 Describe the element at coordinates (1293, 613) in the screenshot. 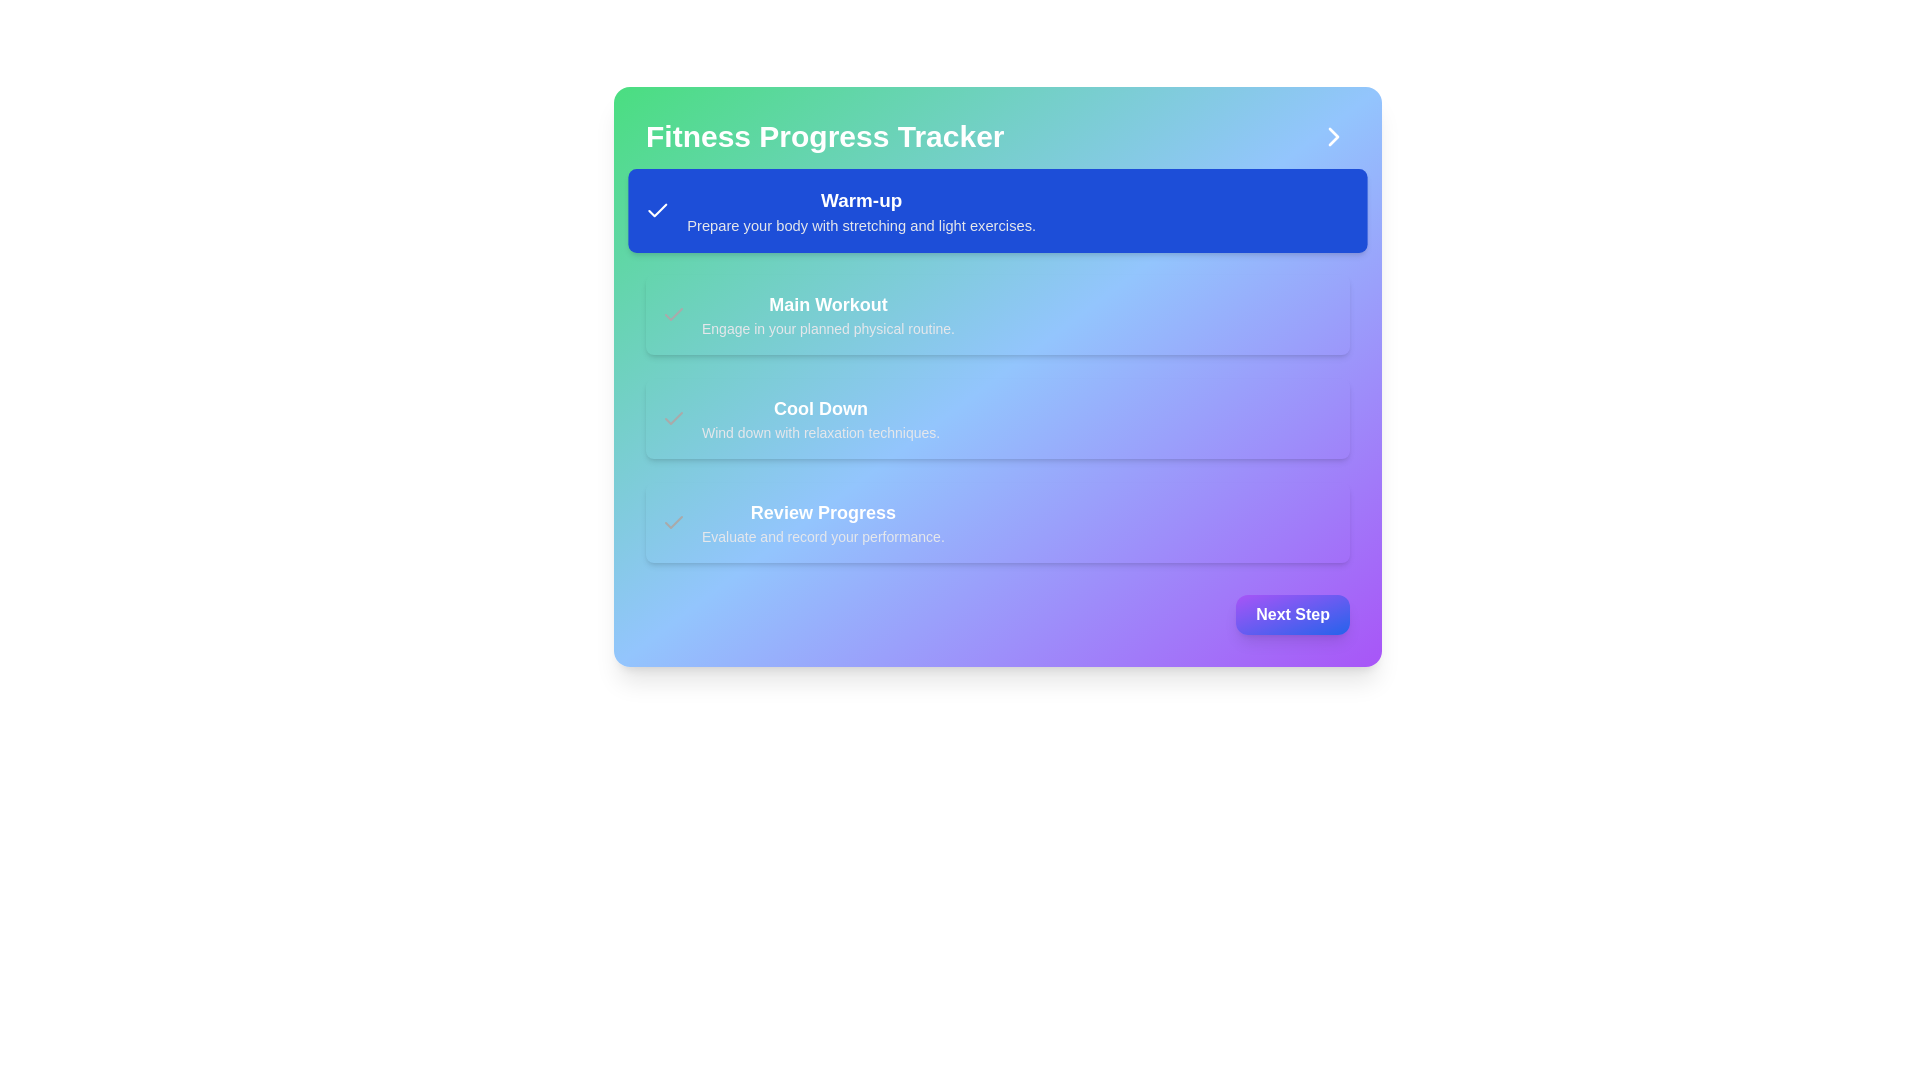

I see `the 'Next Step' button located at the bottom right corner of the card-like layout to proceed to the next phase of the application` at that location.